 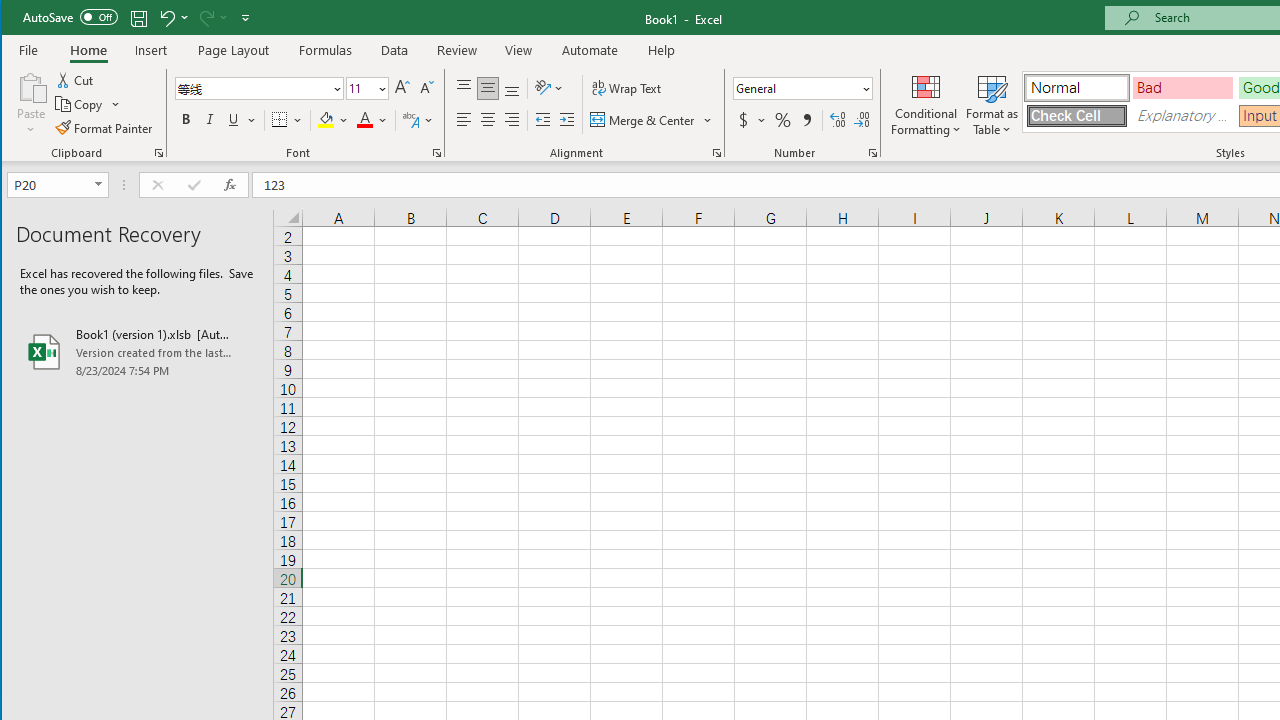 I want to click on 'Bad', so click(x=1183, y=87).